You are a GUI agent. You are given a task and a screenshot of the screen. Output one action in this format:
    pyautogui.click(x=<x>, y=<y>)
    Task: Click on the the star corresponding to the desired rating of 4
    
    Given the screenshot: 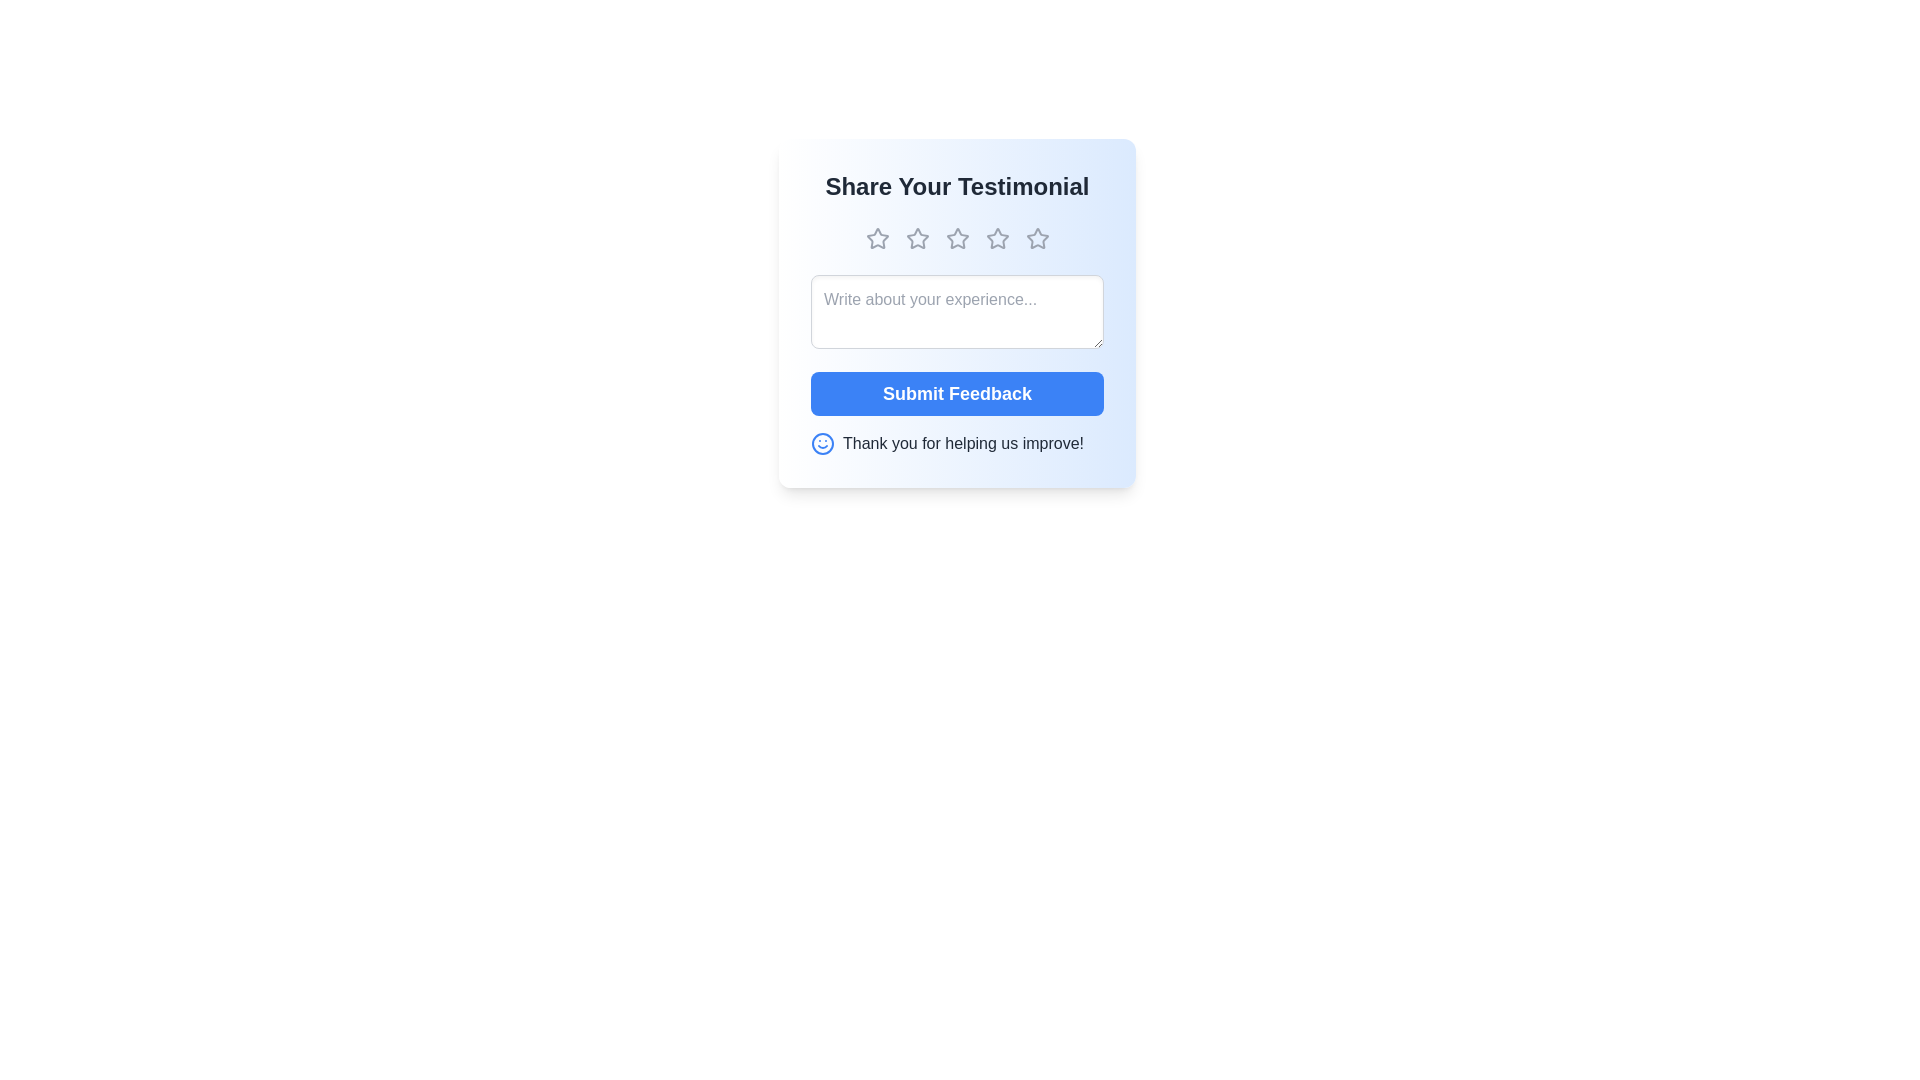 What is the action you would take?
    pyautogui.click(x=997, y=238)
    